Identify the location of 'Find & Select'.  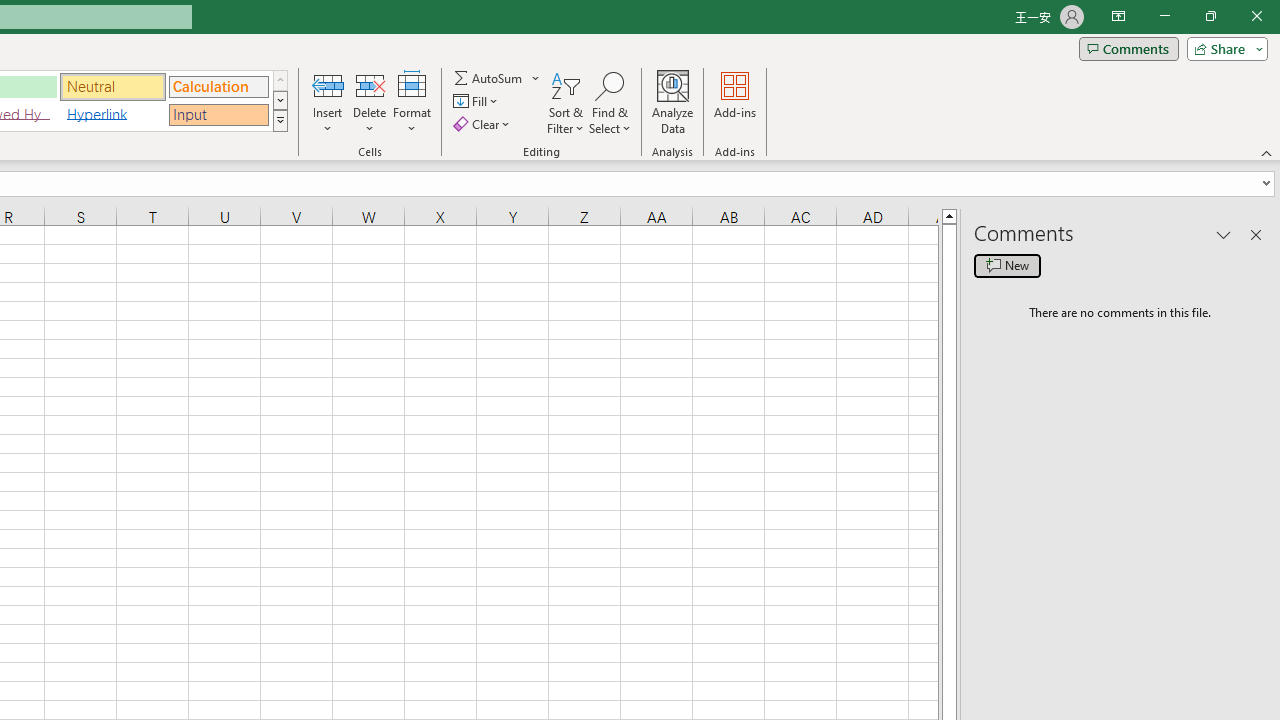
(609, 103).